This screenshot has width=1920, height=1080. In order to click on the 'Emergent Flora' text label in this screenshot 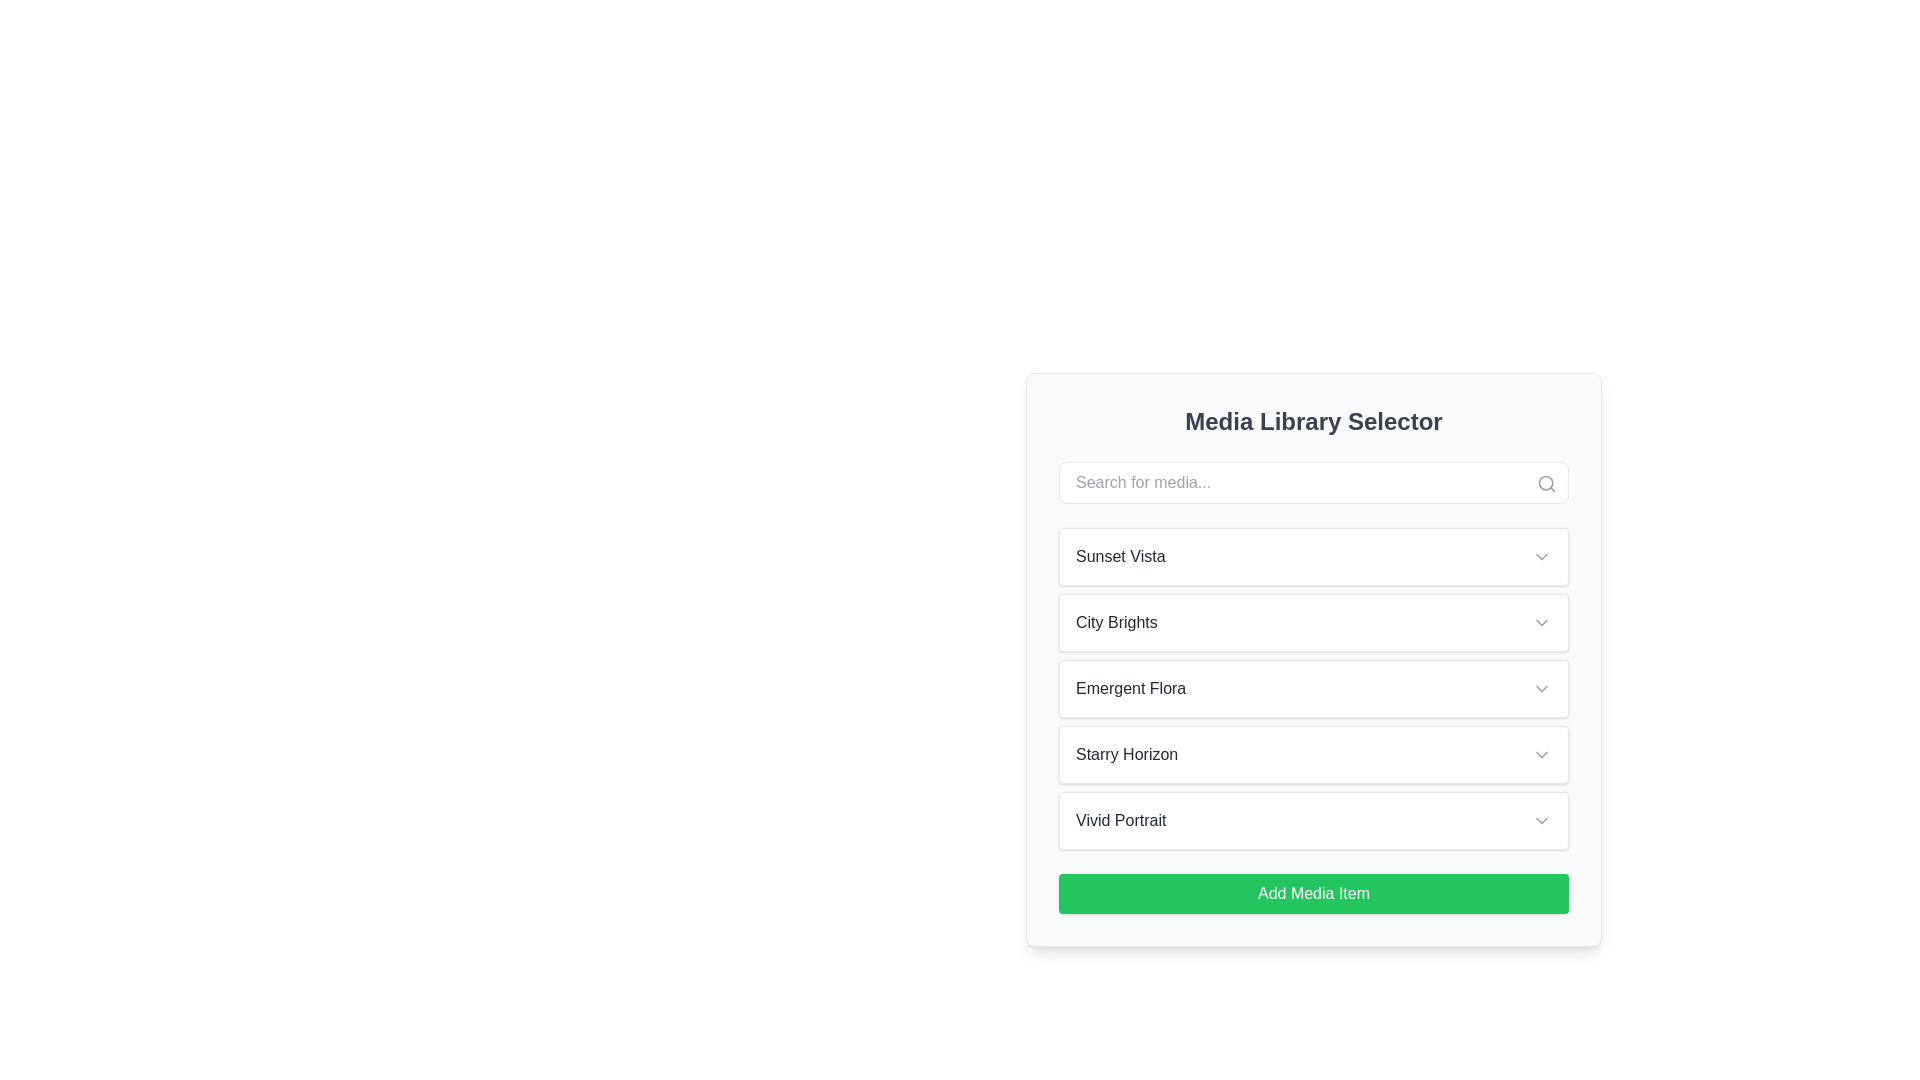, I will do `click(1131, 688)`.